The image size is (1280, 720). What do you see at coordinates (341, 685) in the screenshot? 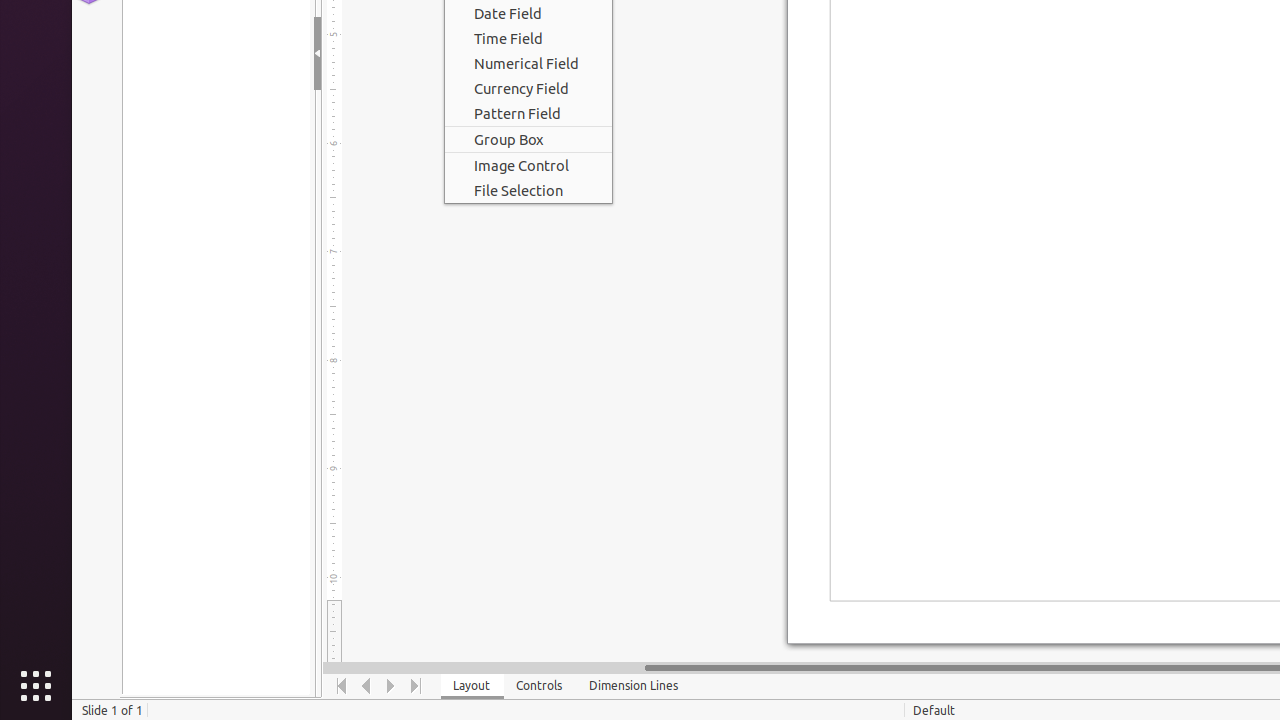
I see `'Move To Home'` at bounding box center [341, 685].